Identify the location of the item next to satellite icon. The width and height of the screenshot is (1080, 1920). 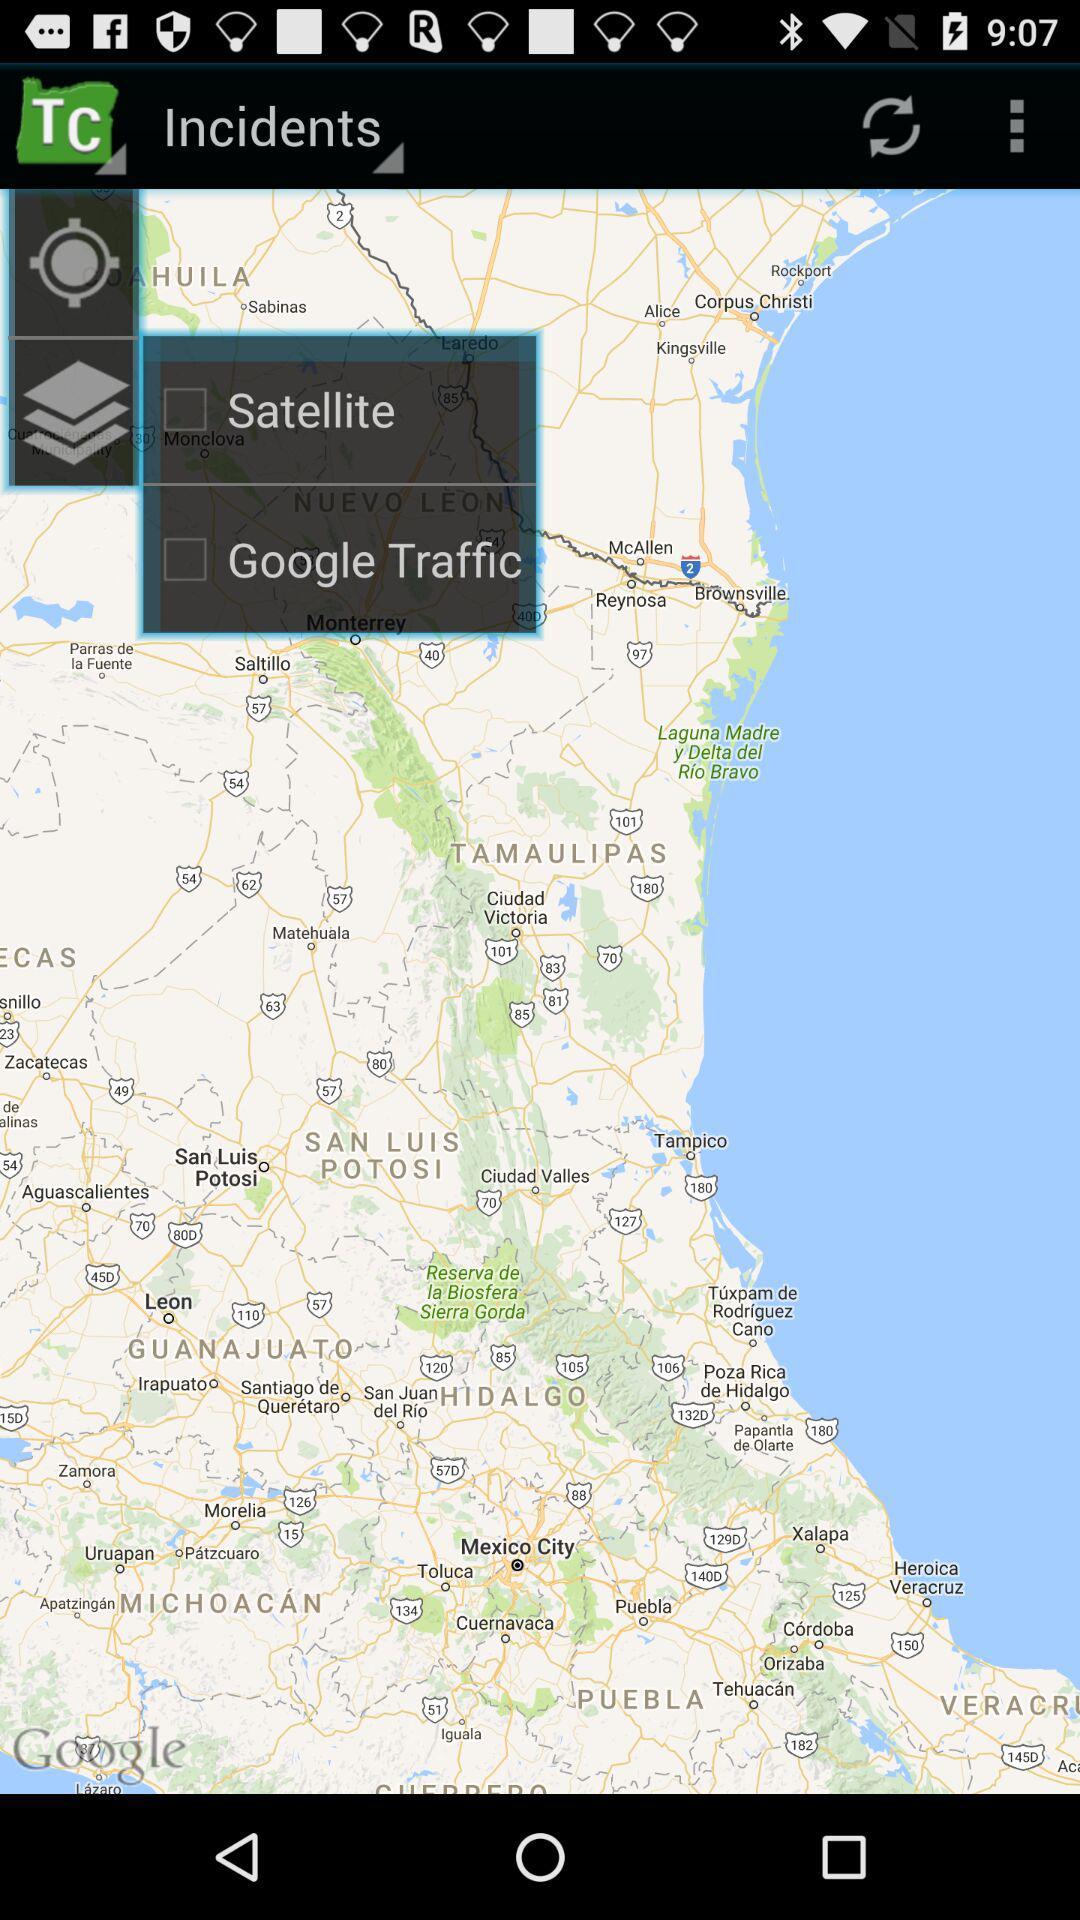
(72, 412).